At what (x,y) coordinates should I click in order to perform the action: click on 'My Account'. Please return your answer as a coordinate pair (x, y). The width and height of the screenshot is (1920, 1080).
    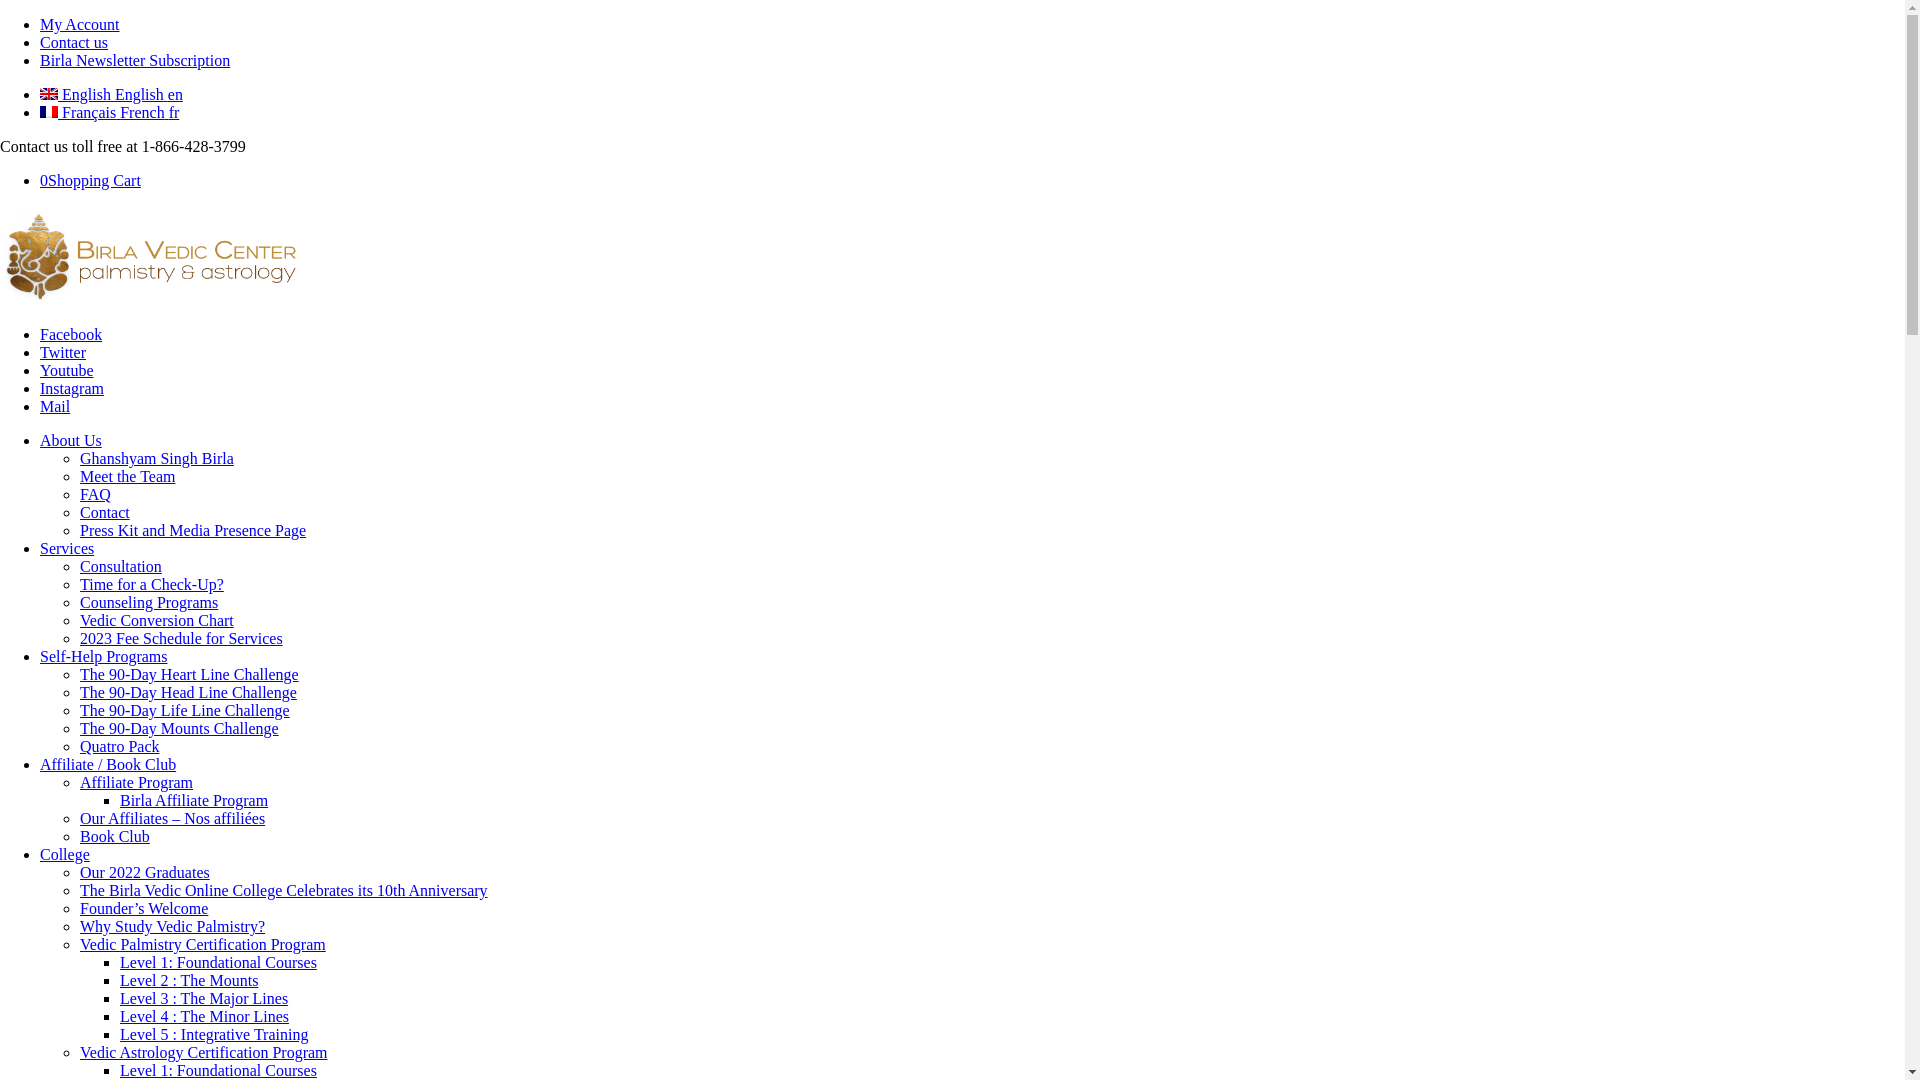
    Looking at the image, I should click on (80, 24).